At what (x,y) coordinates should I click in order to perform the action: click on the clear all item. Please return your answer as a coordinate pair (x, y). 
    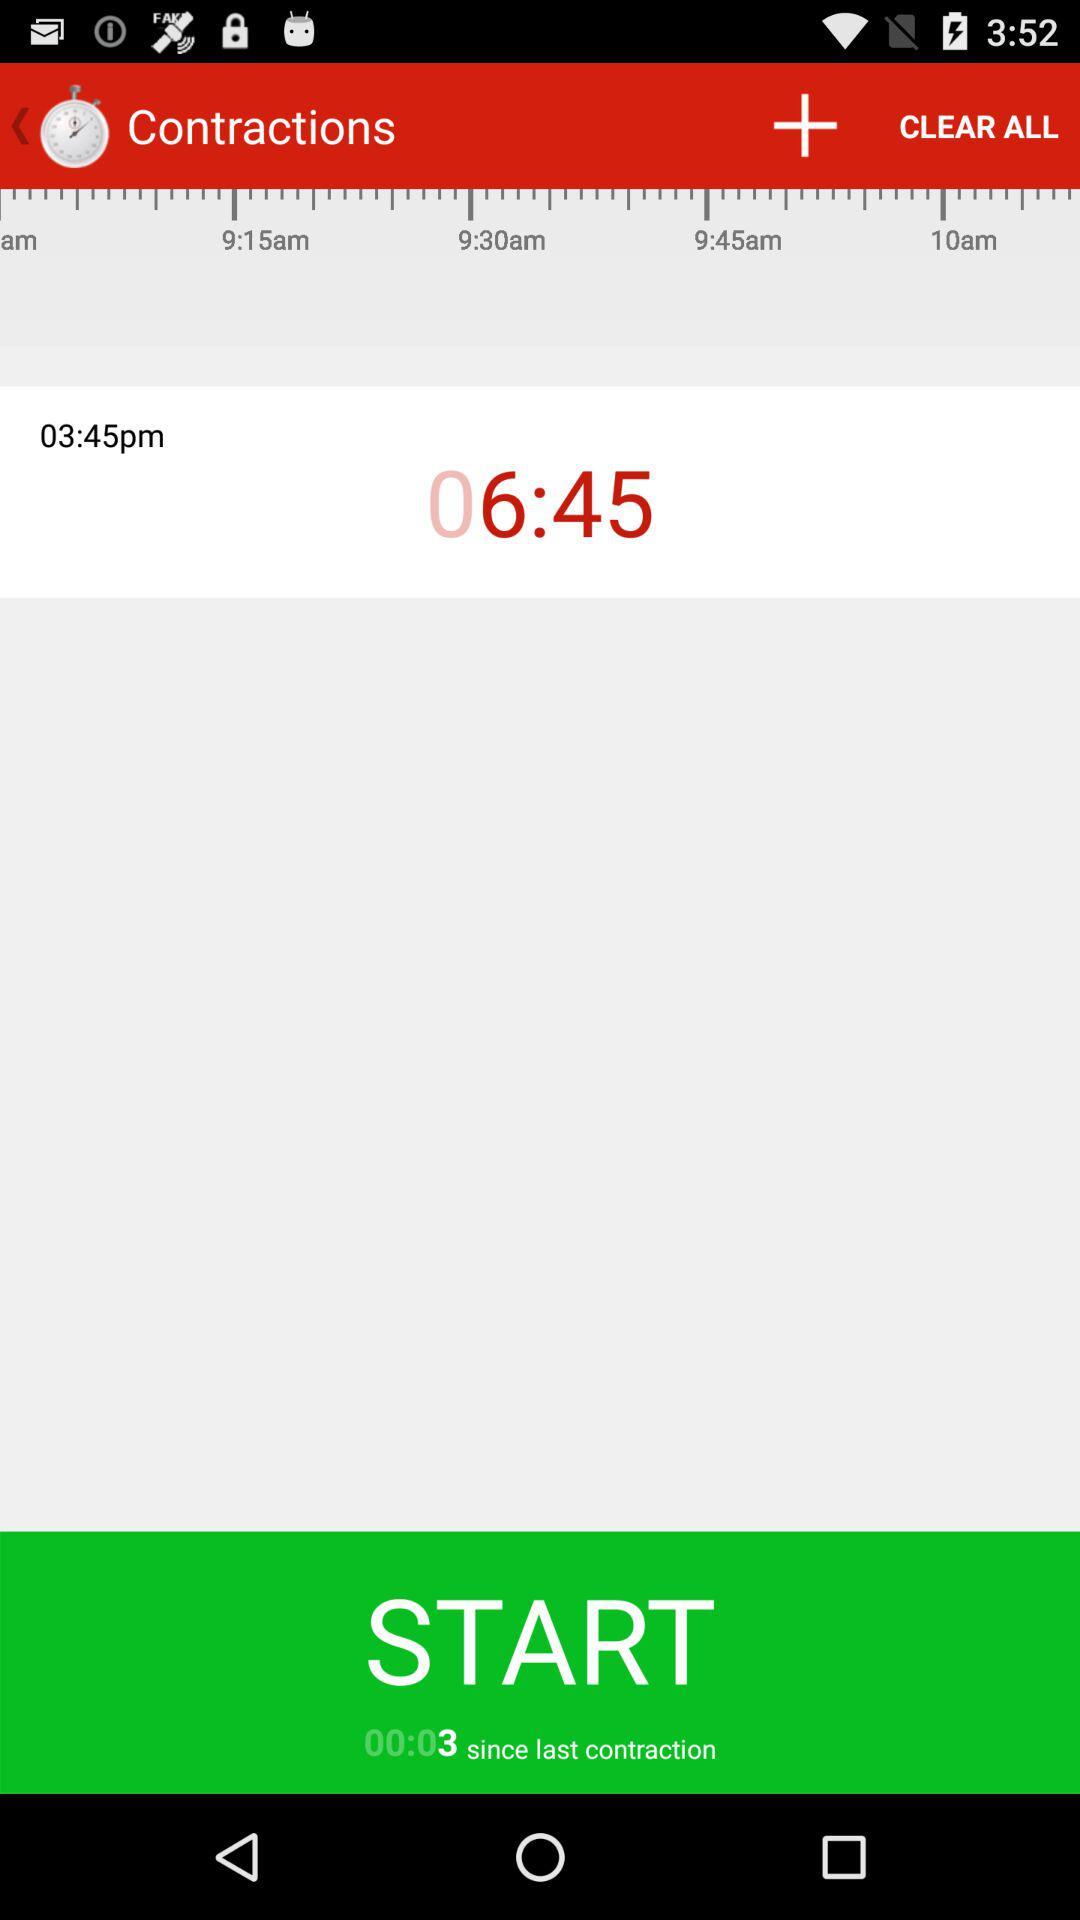
    Looking at the image, I should click on (978, 124).